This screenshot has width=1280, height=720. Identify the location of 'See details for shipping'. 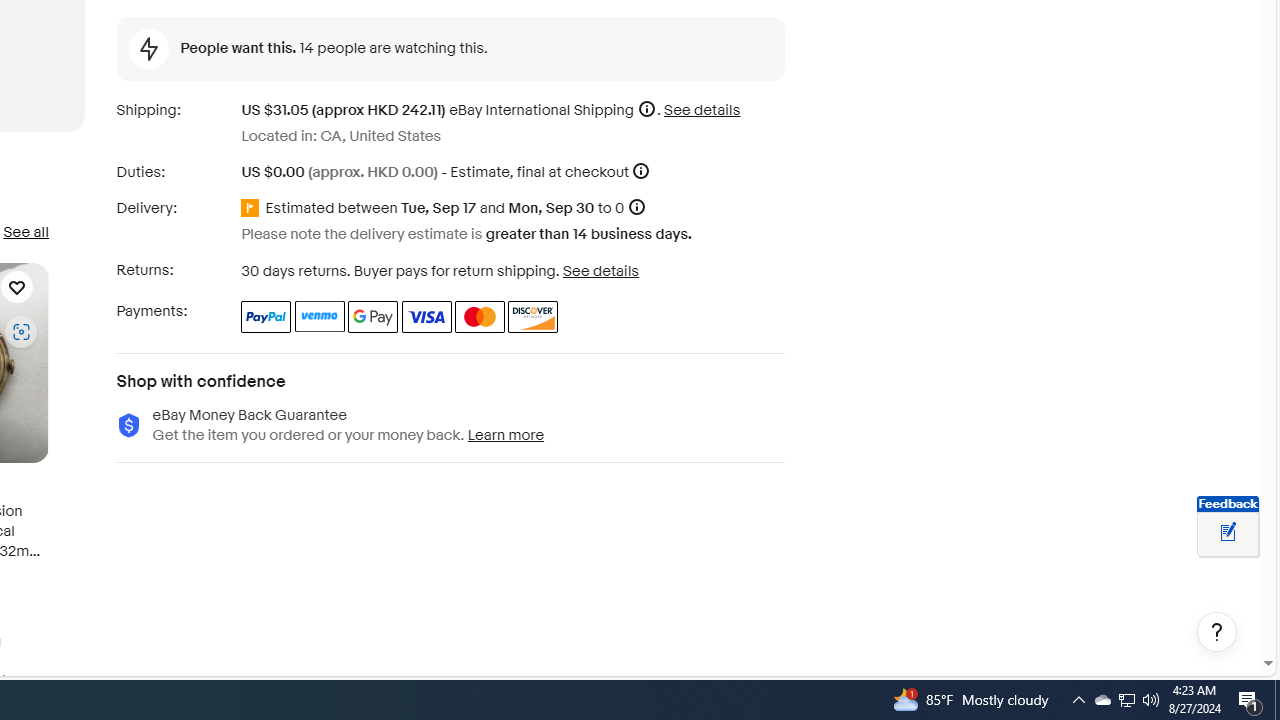
(702, 110).